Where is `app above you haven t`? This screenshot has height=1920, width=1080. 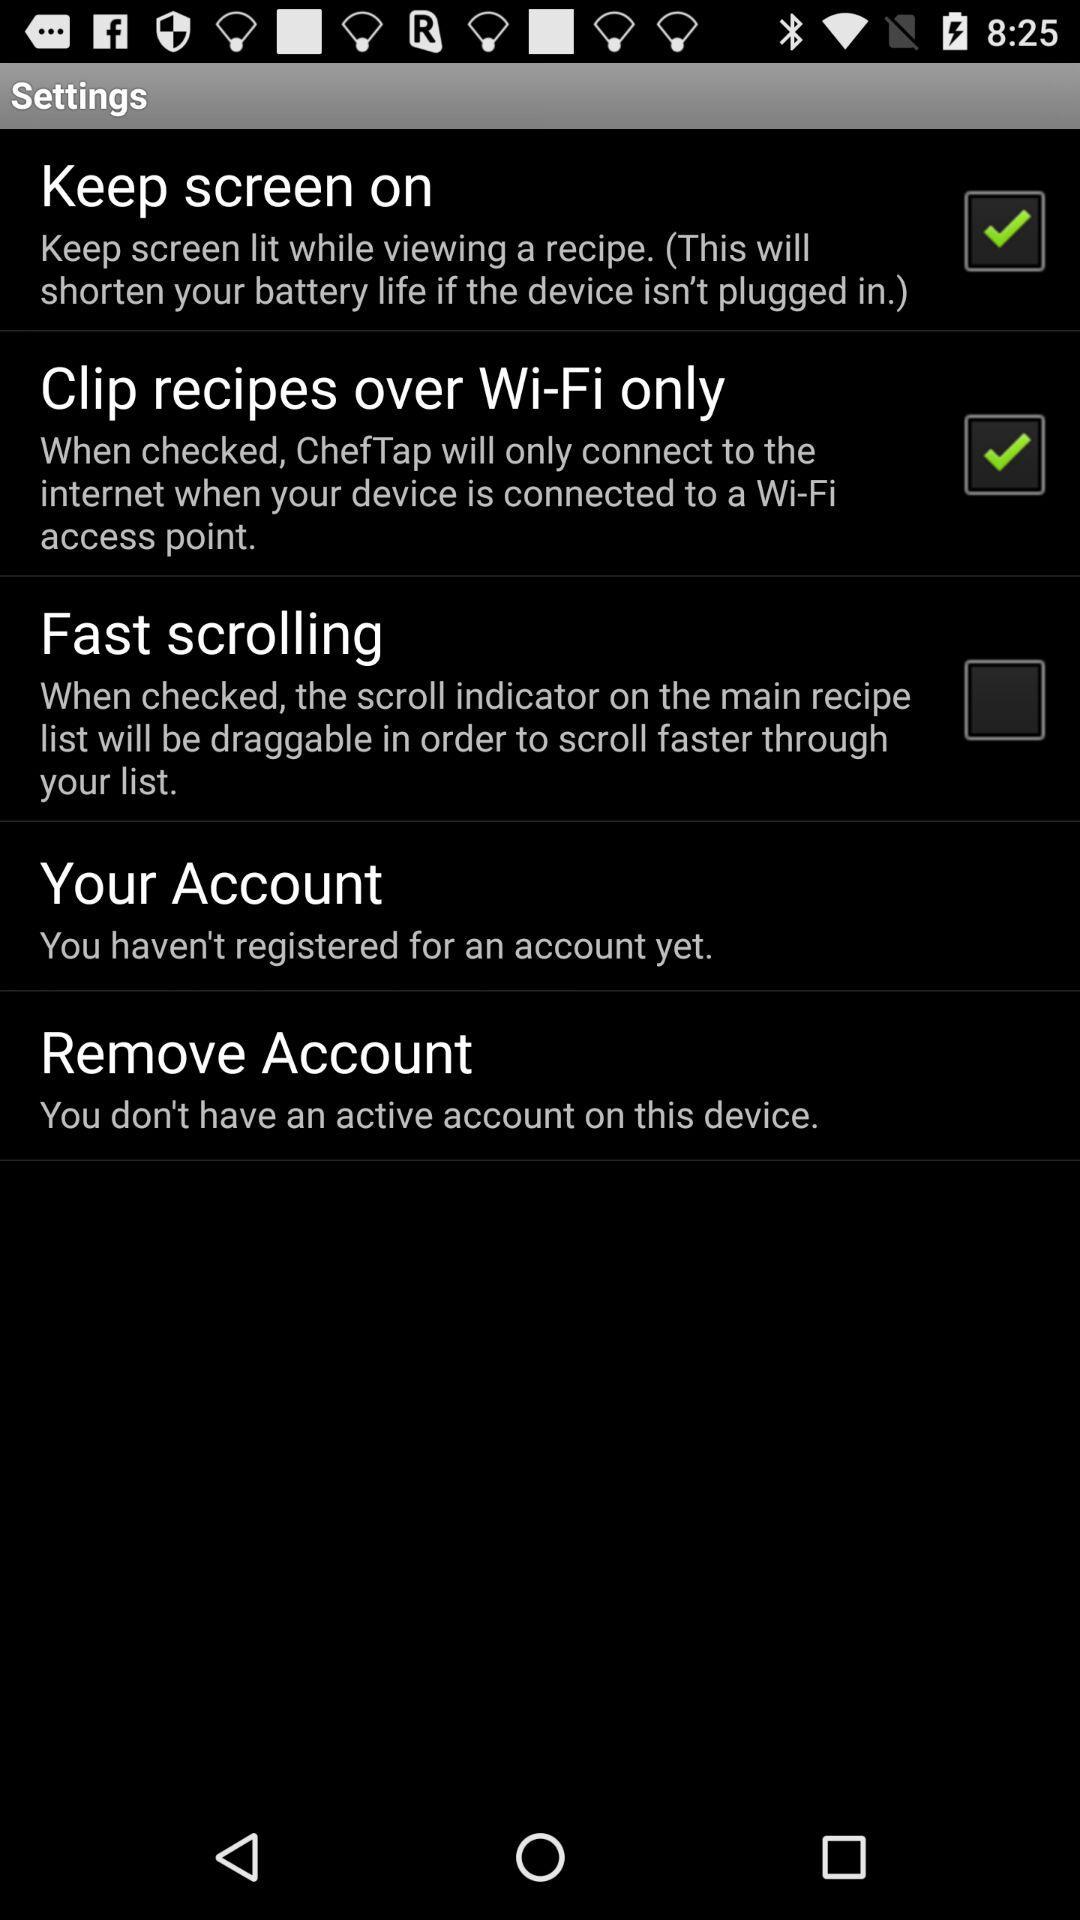
app above you haven t is located at coordinates (211, 880).